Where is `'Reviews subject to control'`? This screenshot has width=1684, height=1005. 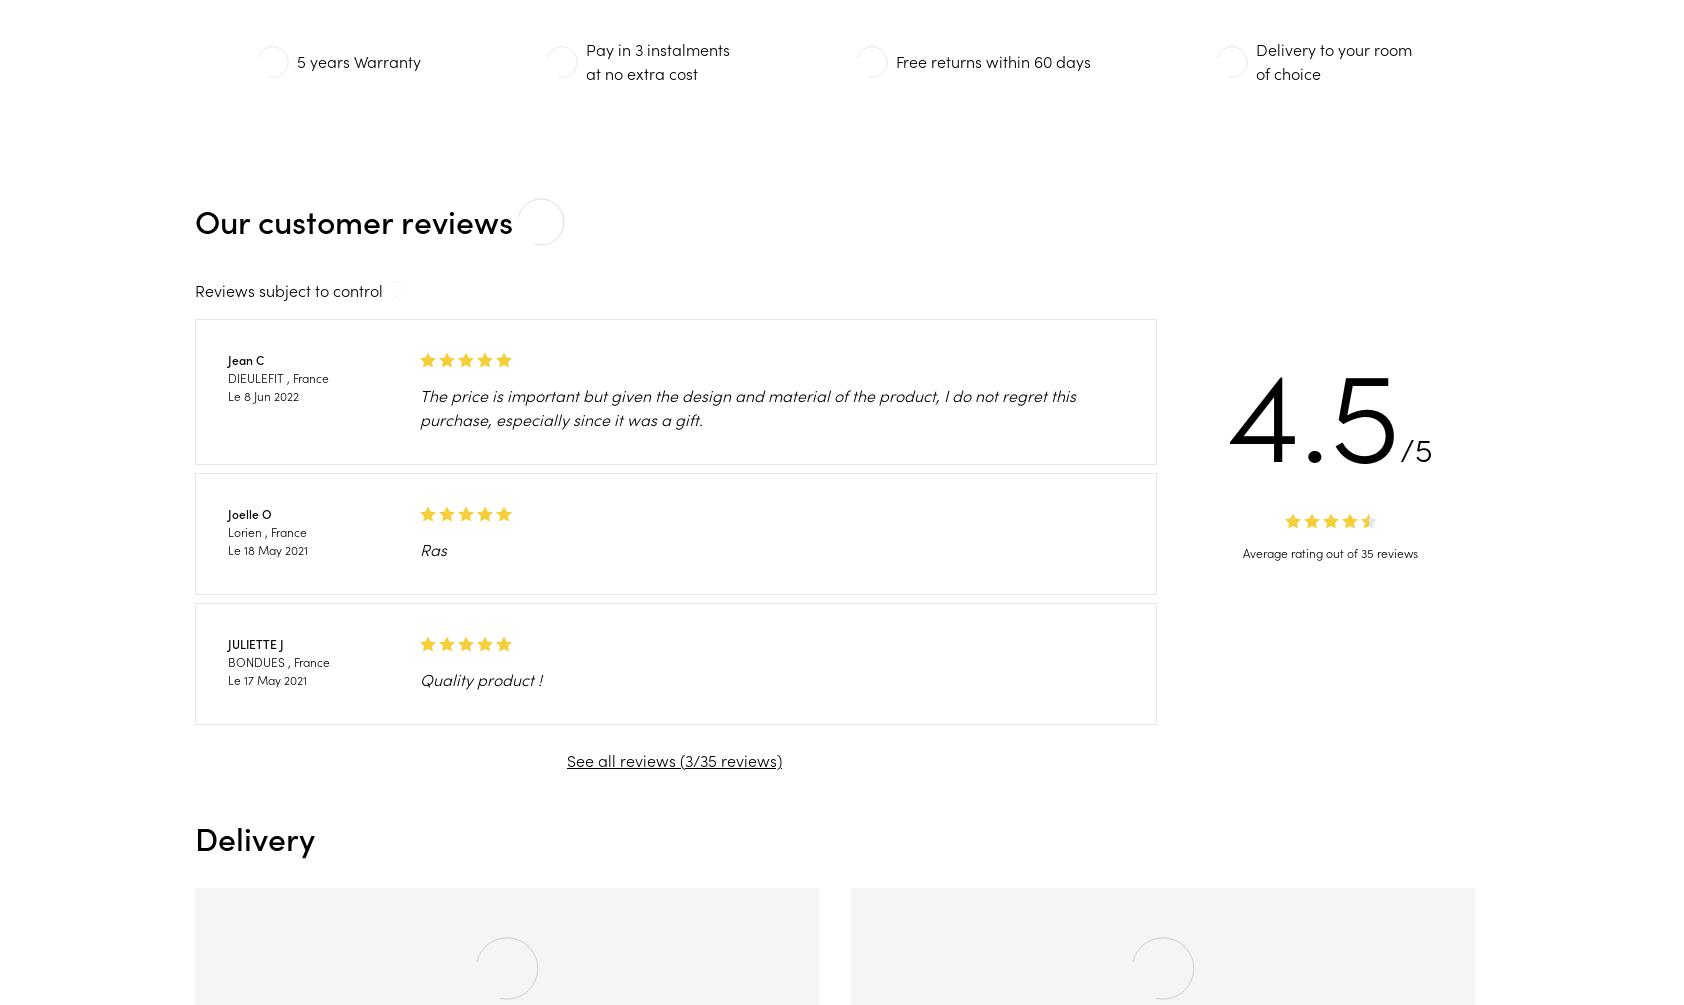
'Reviews subject to control' is located at coordinates (289, 289).